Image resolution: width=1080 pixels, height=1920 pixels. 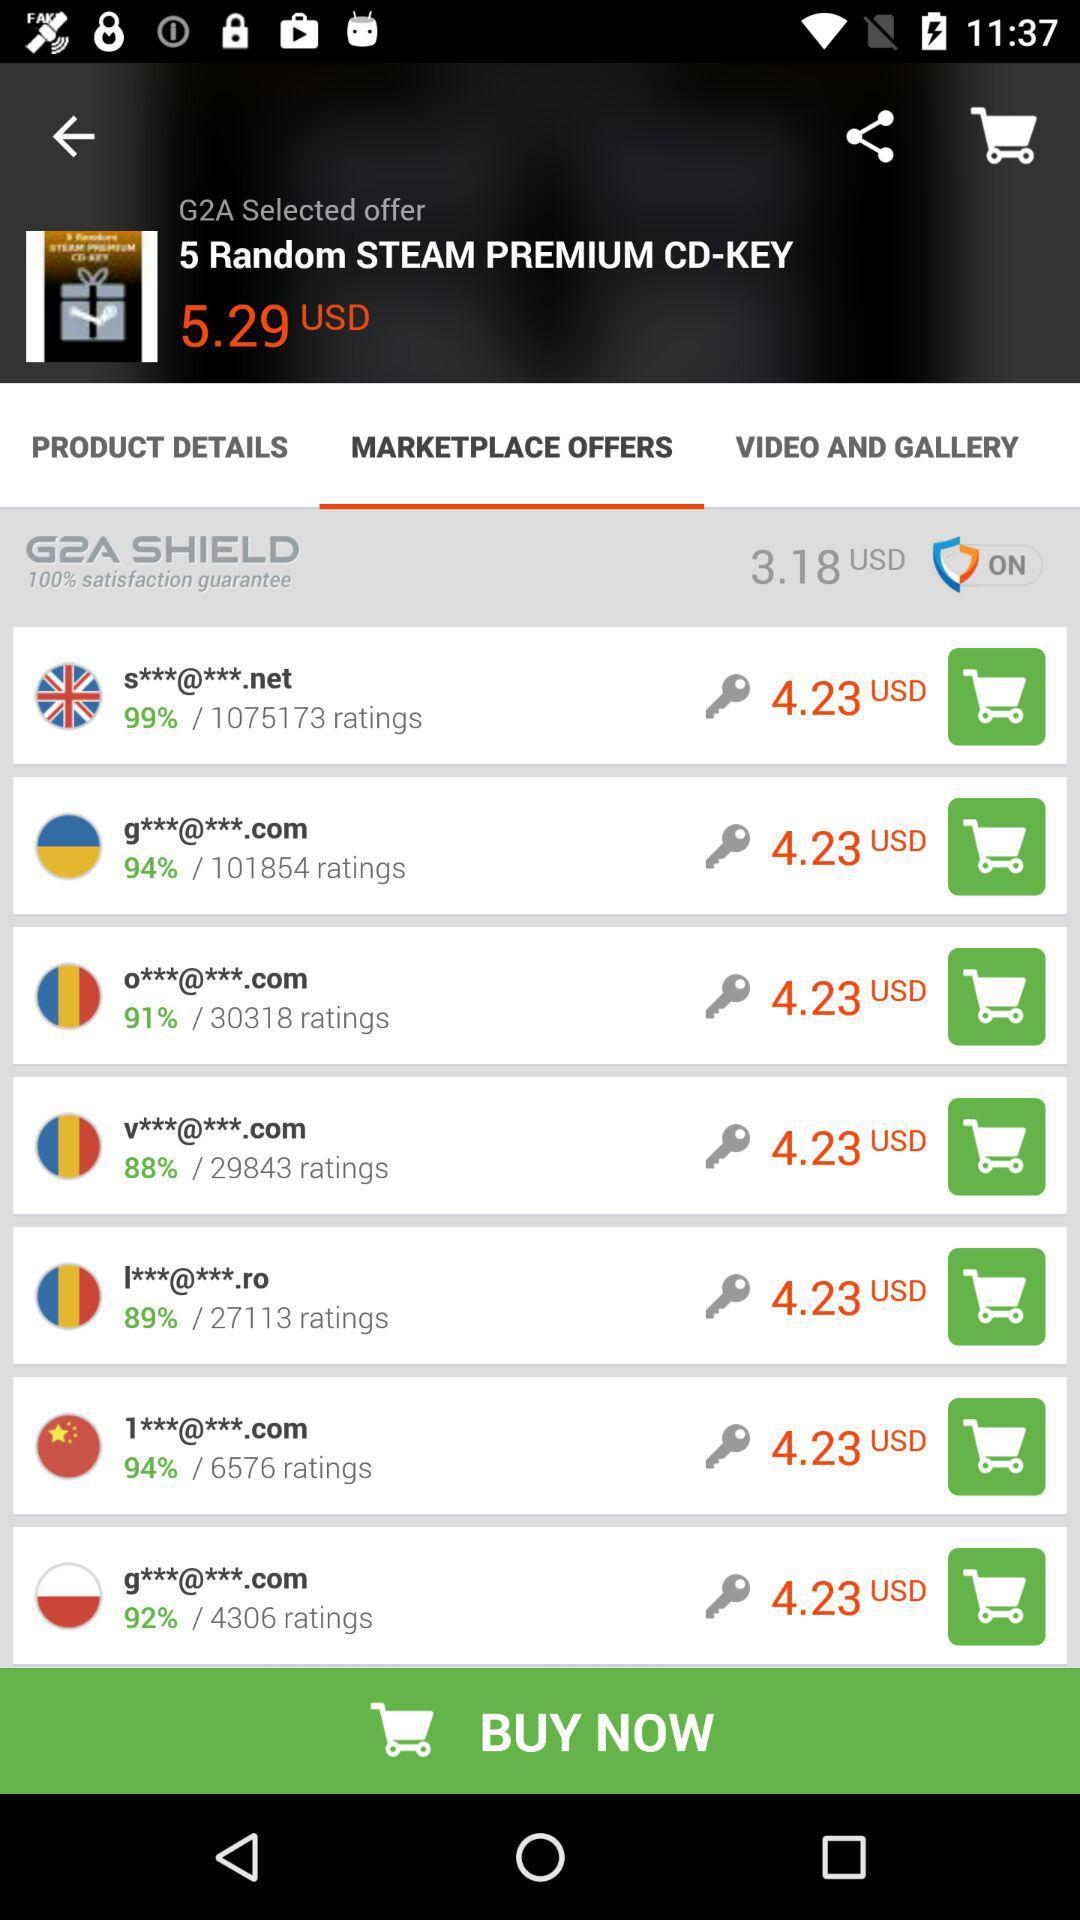 I want to click on the flag image which is left side of the text ocom, so click(x=68, y=996).